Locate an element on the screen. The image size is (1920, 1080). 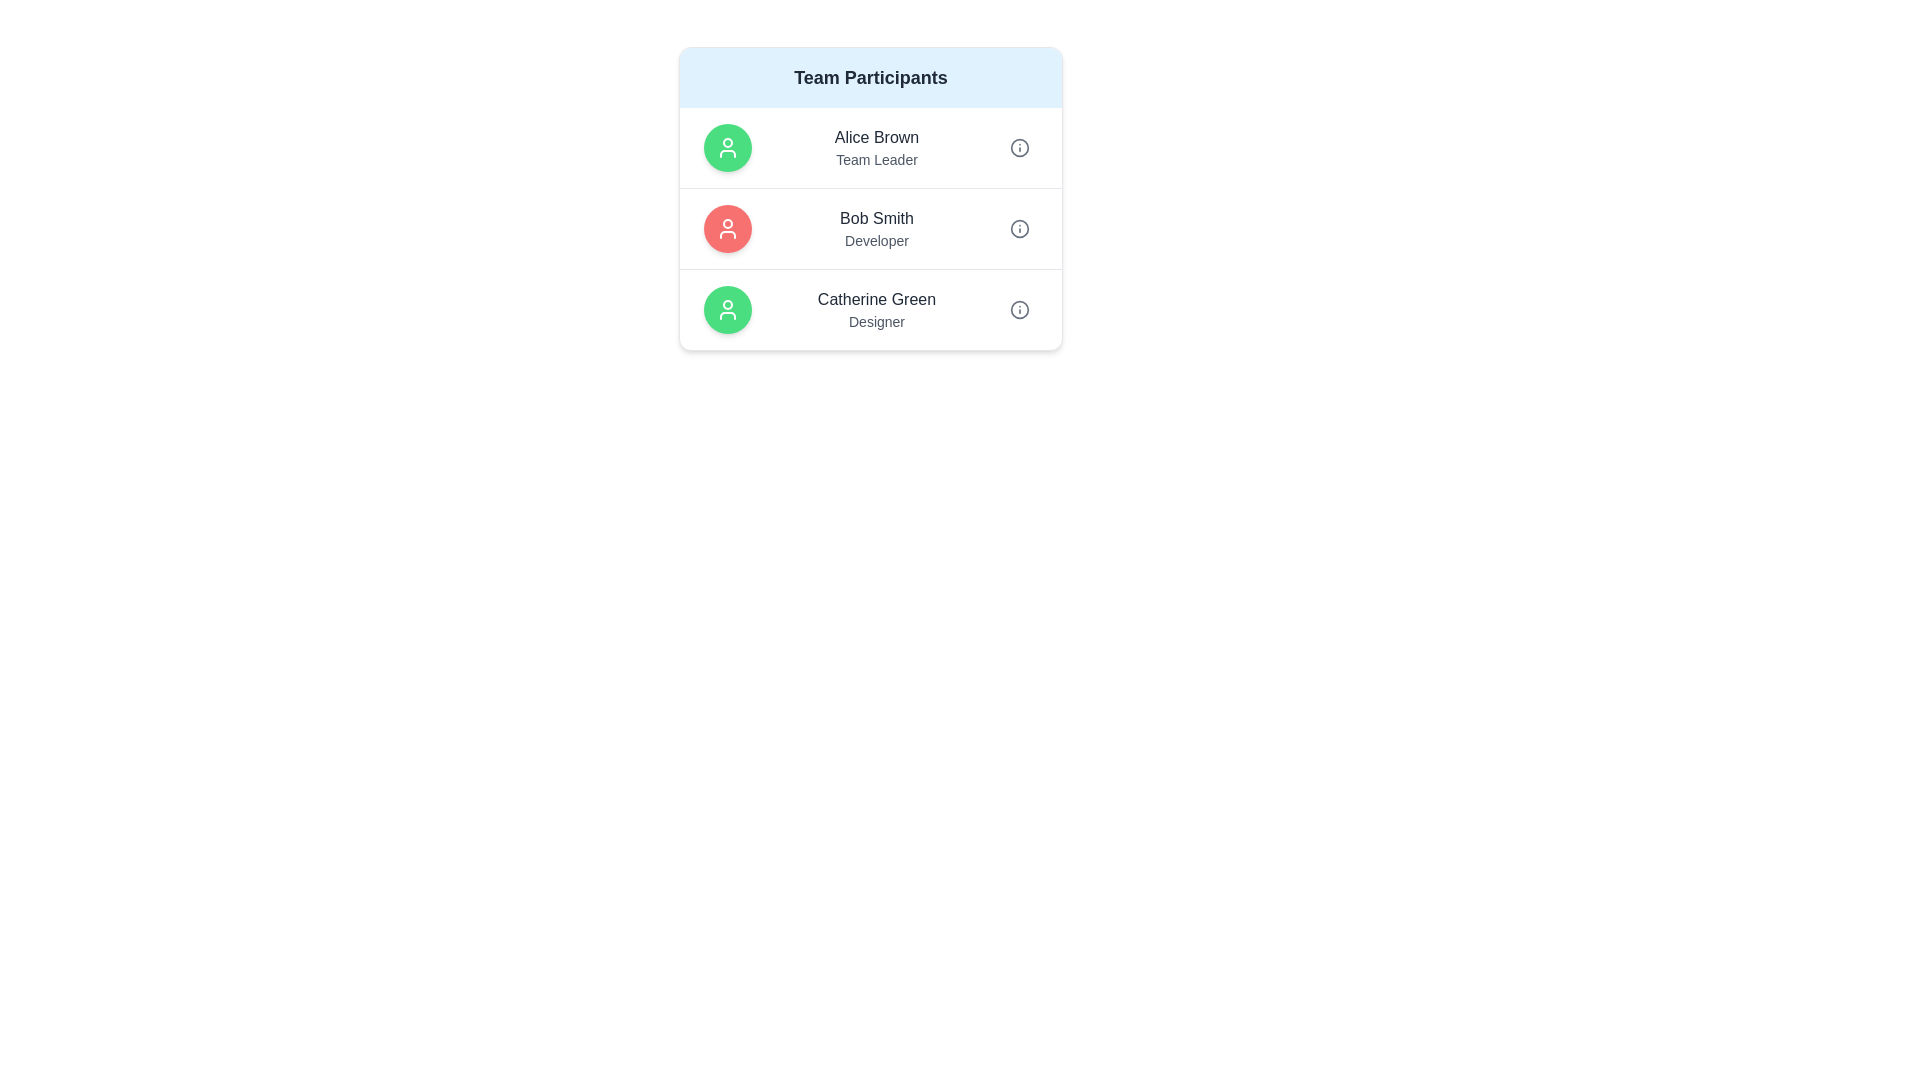
the text label indicating that 'Catherine Green' is a 'Designer' within the team participant list is located at coordinates (877, 320).